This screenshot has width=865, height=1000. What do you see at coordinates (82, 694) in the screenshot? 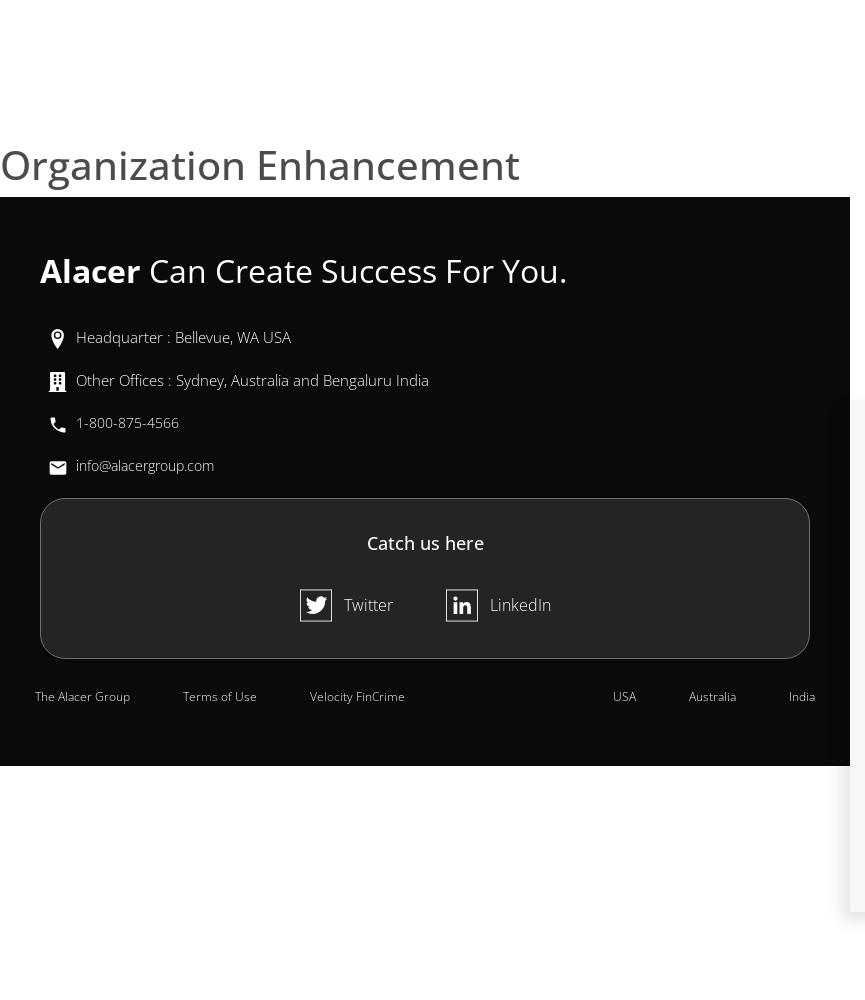
I see `'The Alacer Group'` at bounding box center [82, 694].